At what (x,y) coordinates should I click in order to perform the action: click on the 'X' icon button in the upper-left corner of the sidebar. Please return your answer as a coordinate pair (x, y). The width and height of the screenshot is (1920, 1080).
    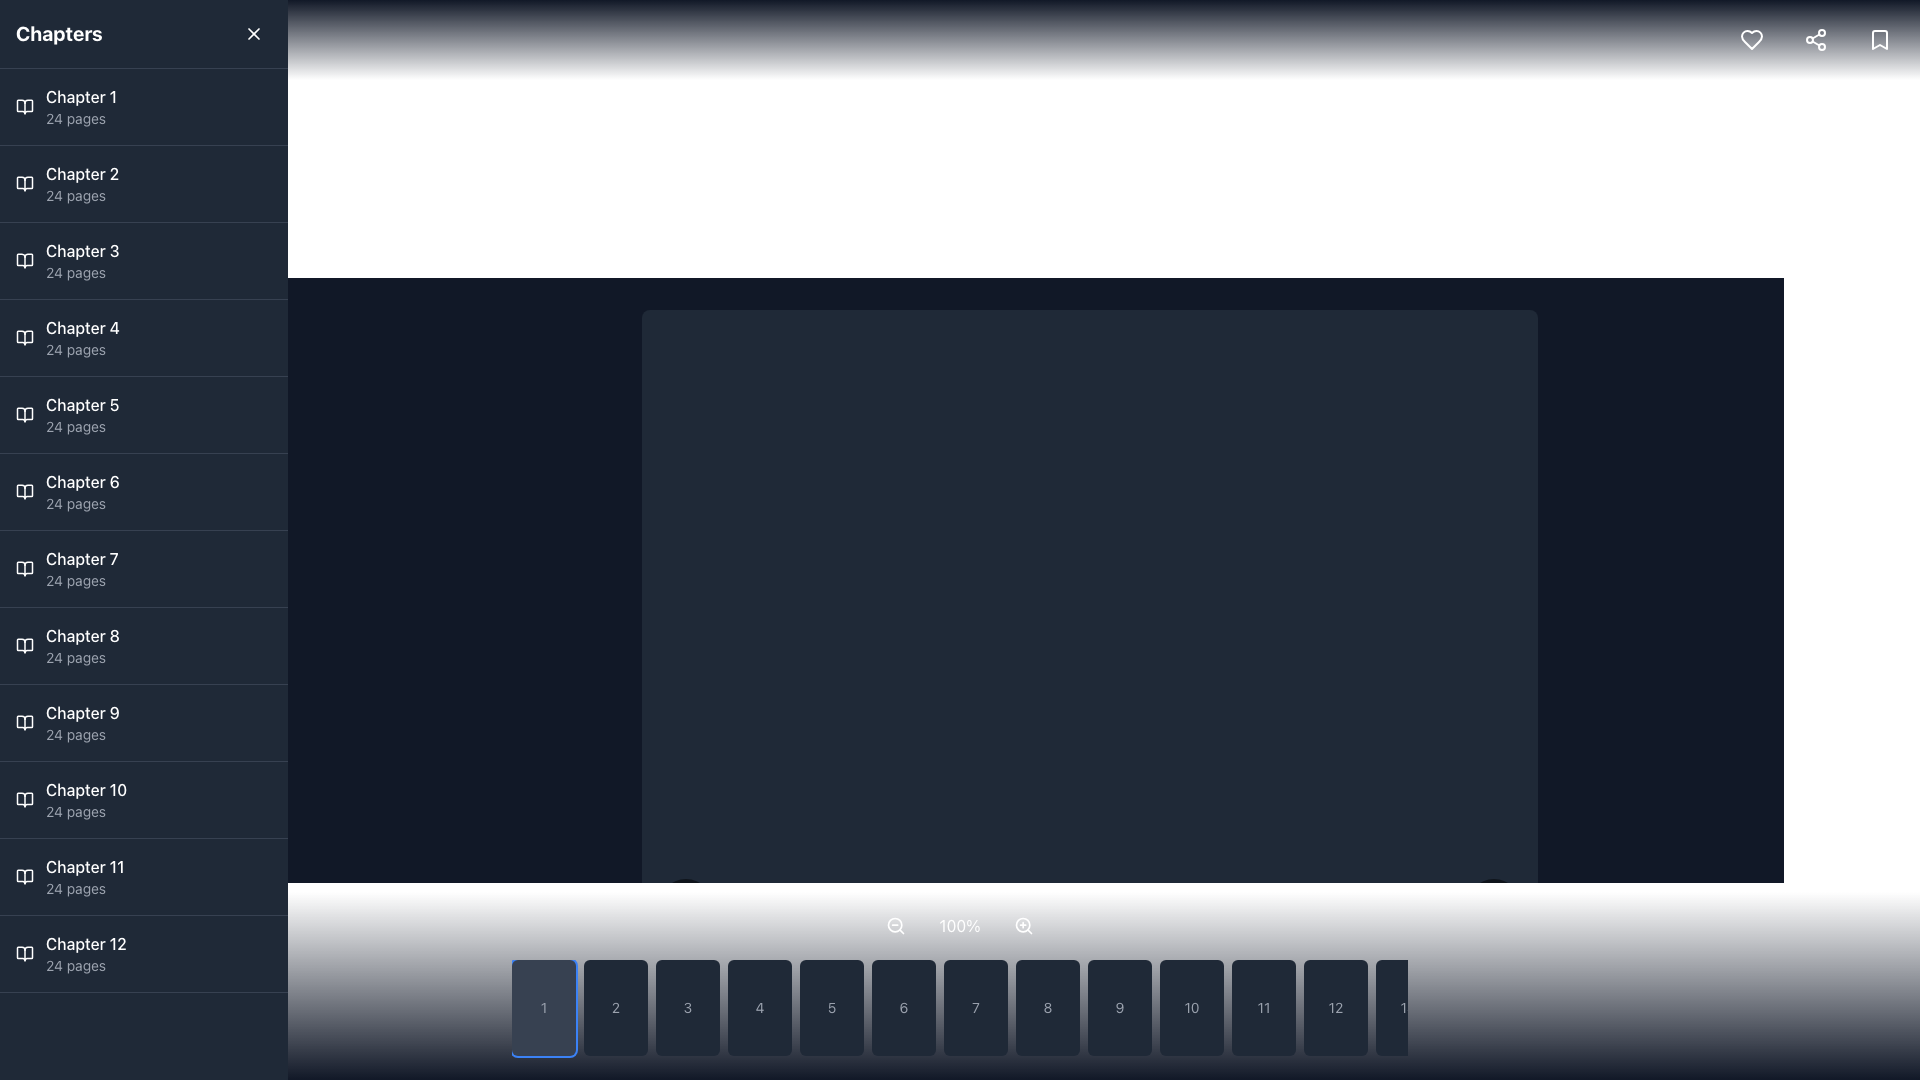
    Looking at the image, I should click on (253, 34).